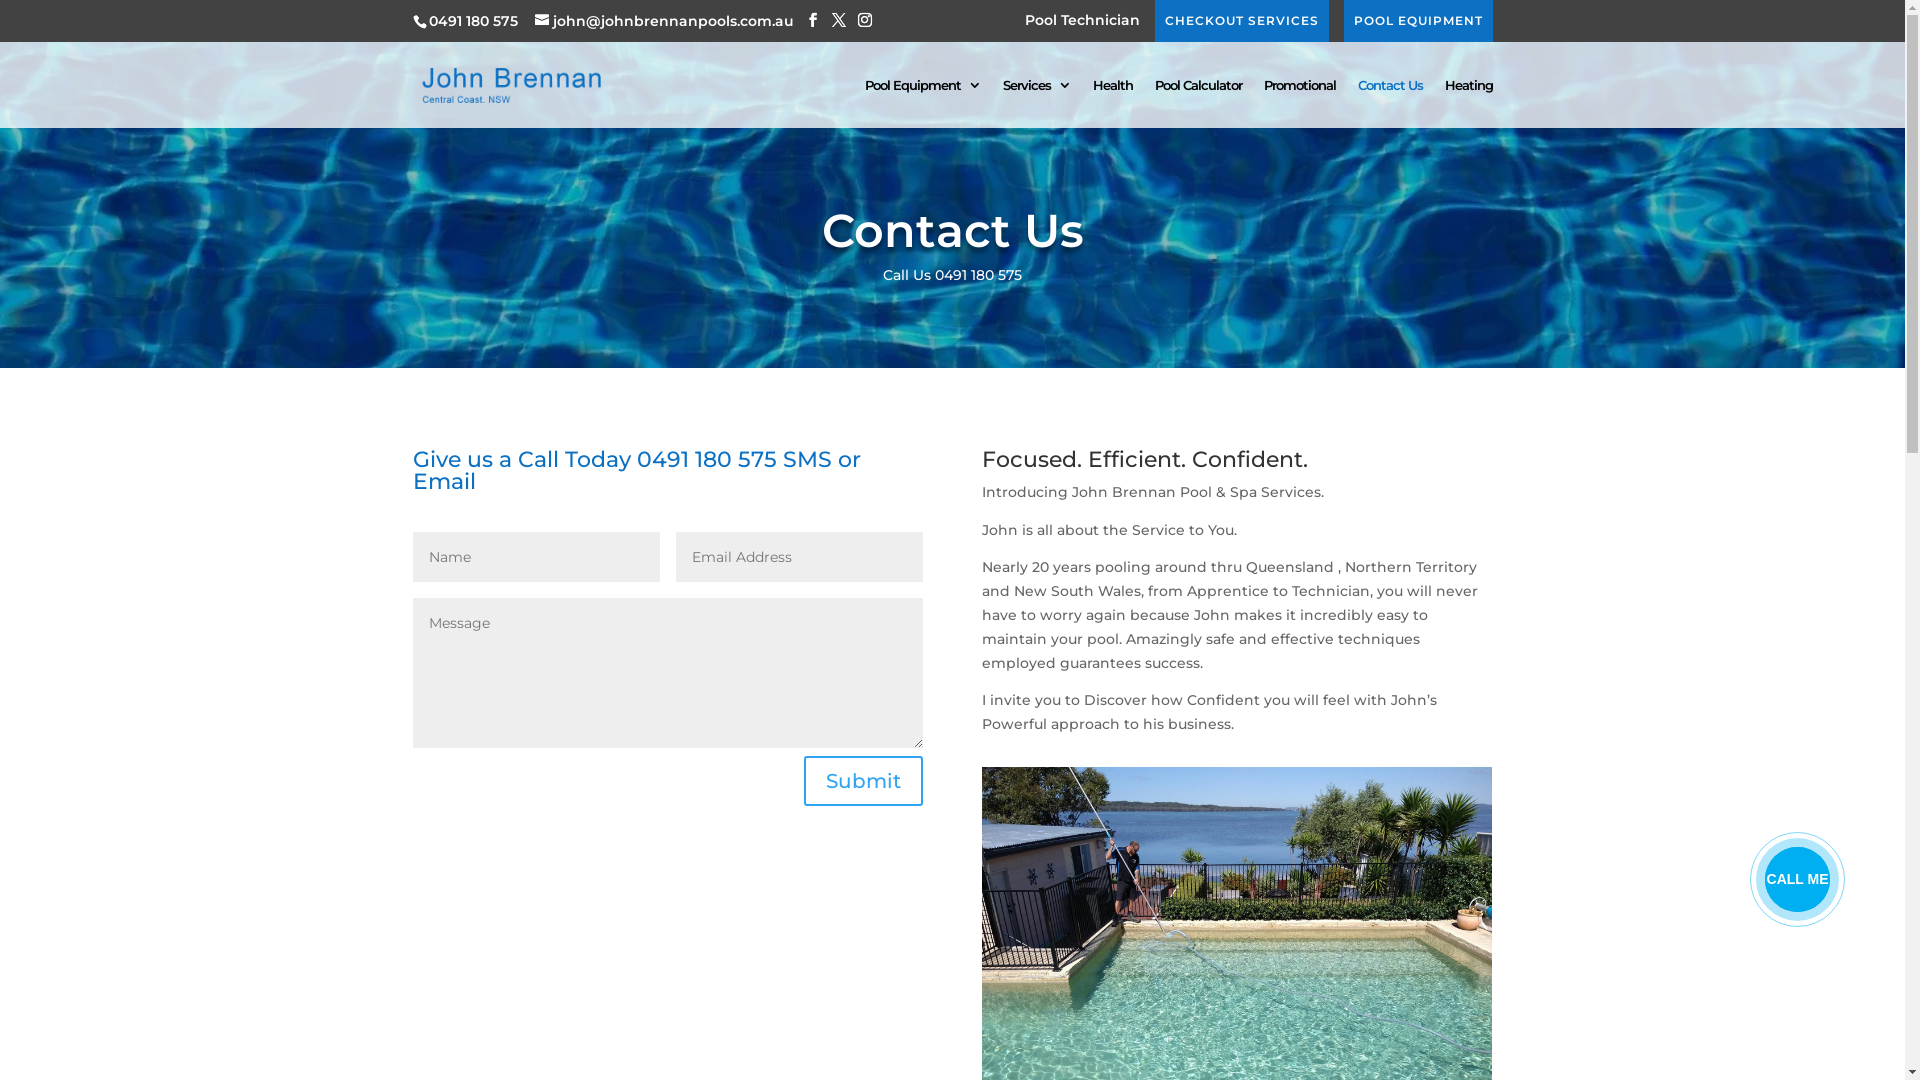 The height and width of the screenshot is (1080, 1920). What do you see at coordinates (1300, 103) in the screenshot?
I see `'Promotional'` at bounding box center [1300, 103].